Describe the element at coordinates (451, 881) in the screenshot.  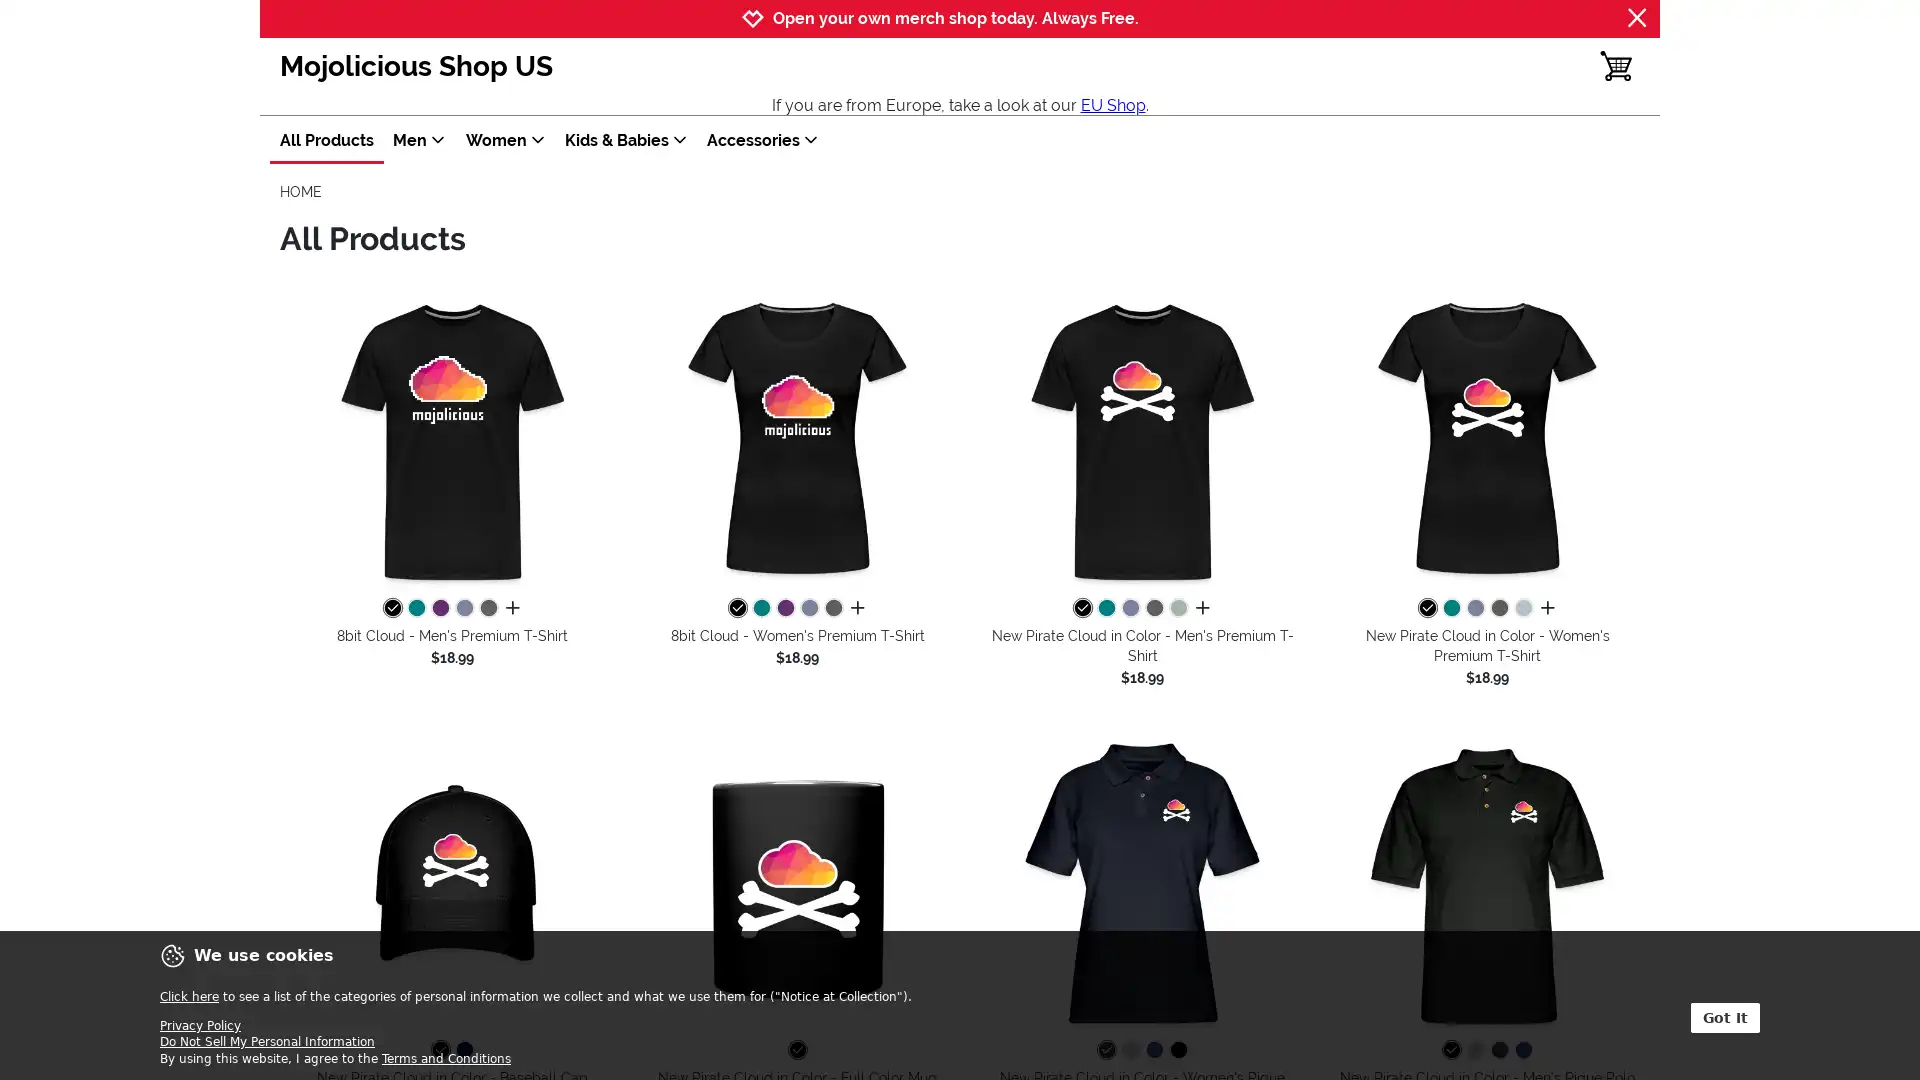
I see `New Pirate Cloud in Color - Baseball Cap` at that location.